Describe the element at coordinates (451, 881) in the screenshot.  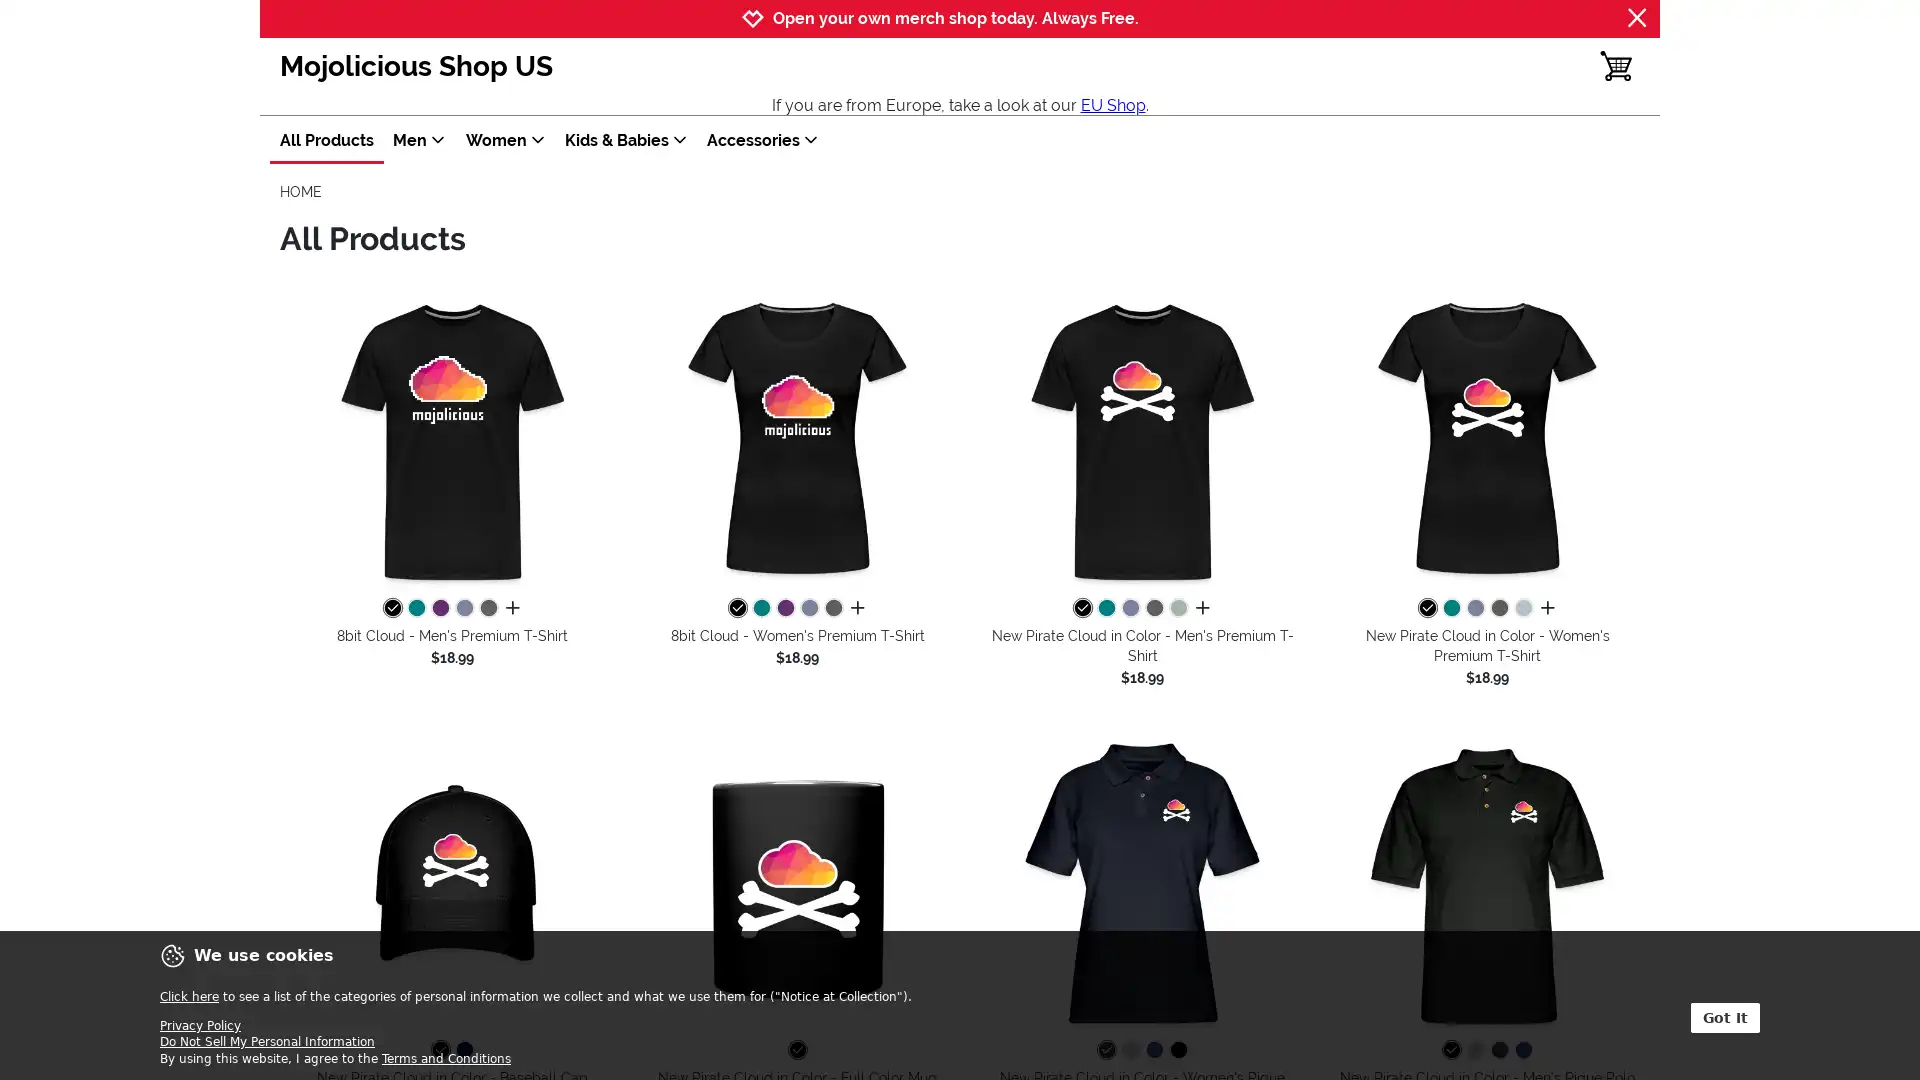
I see `New Pirate Cloud in Color - Baseball Cap` at that location.